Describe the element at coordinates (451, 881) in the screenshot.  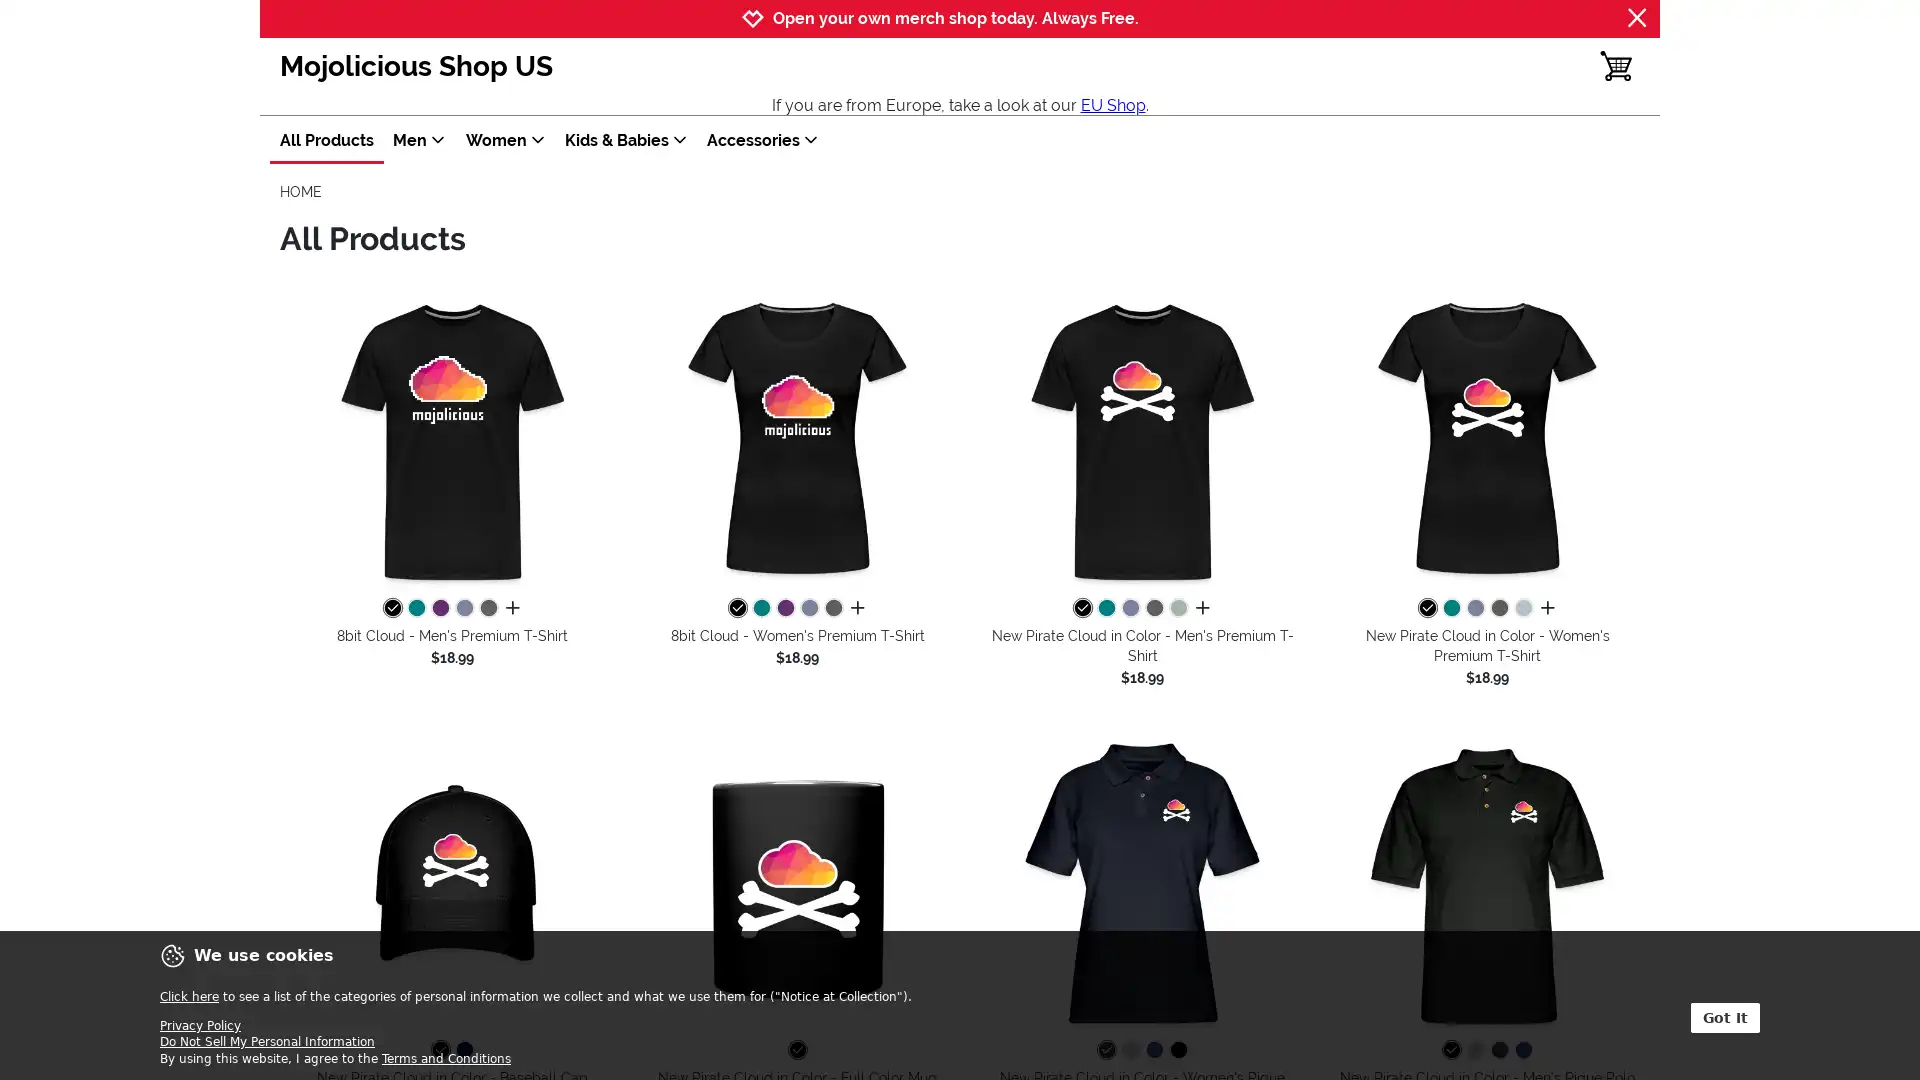
I see `New Pirate Cloud in Color - Baseball Cap` at that location.